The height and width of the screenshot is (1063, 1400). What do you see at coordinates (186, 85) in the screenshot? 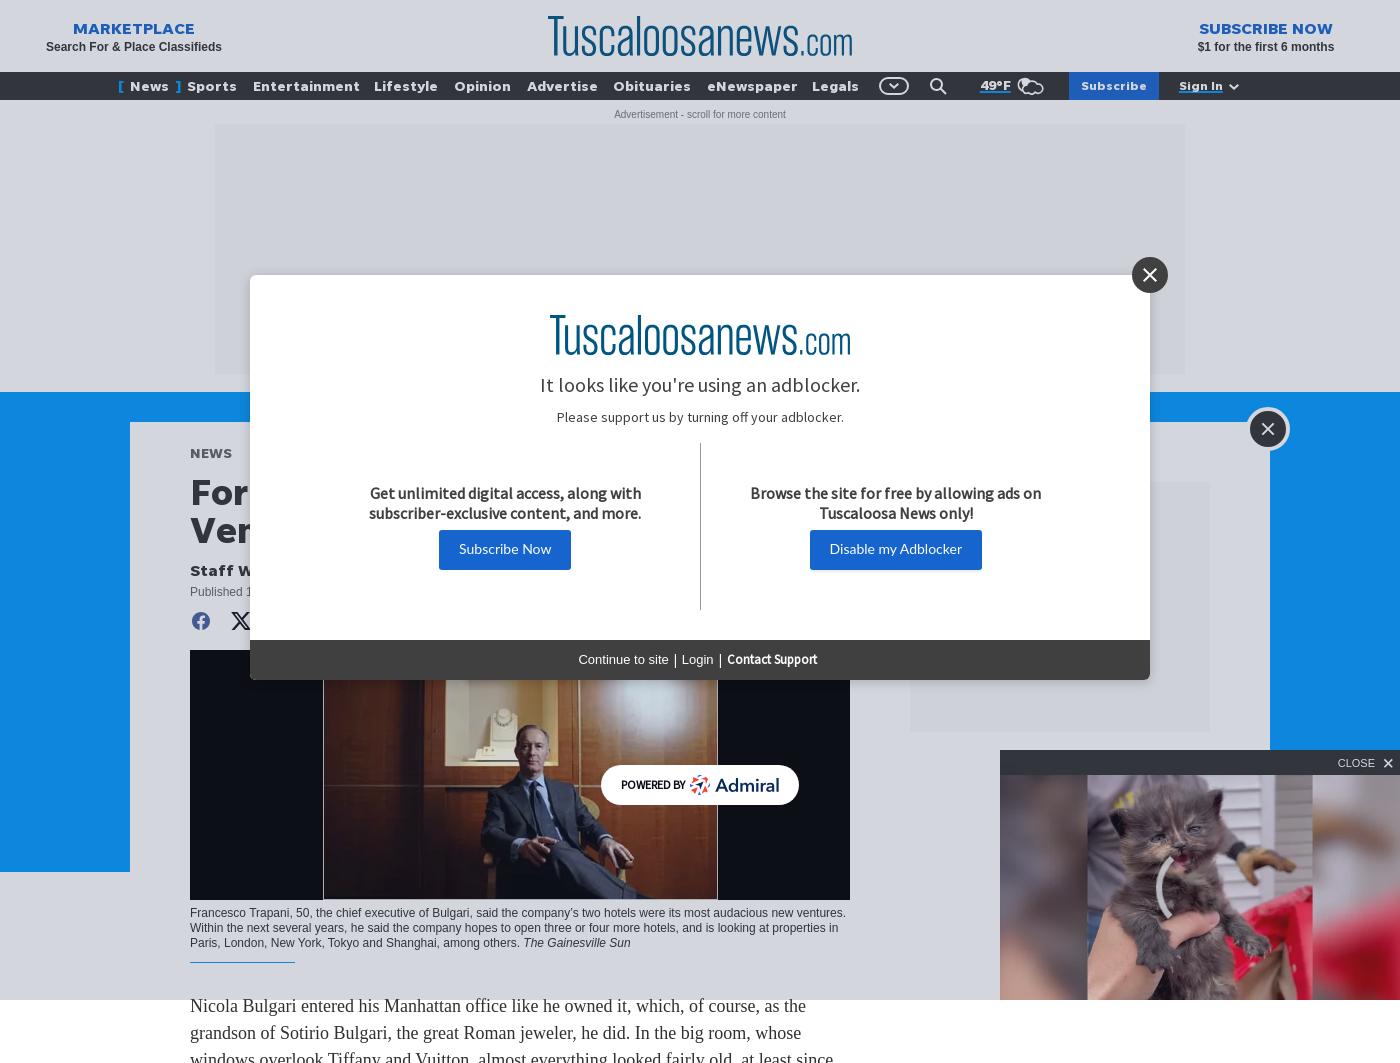
I see `'Sports'` at bounding box center [186, 85].